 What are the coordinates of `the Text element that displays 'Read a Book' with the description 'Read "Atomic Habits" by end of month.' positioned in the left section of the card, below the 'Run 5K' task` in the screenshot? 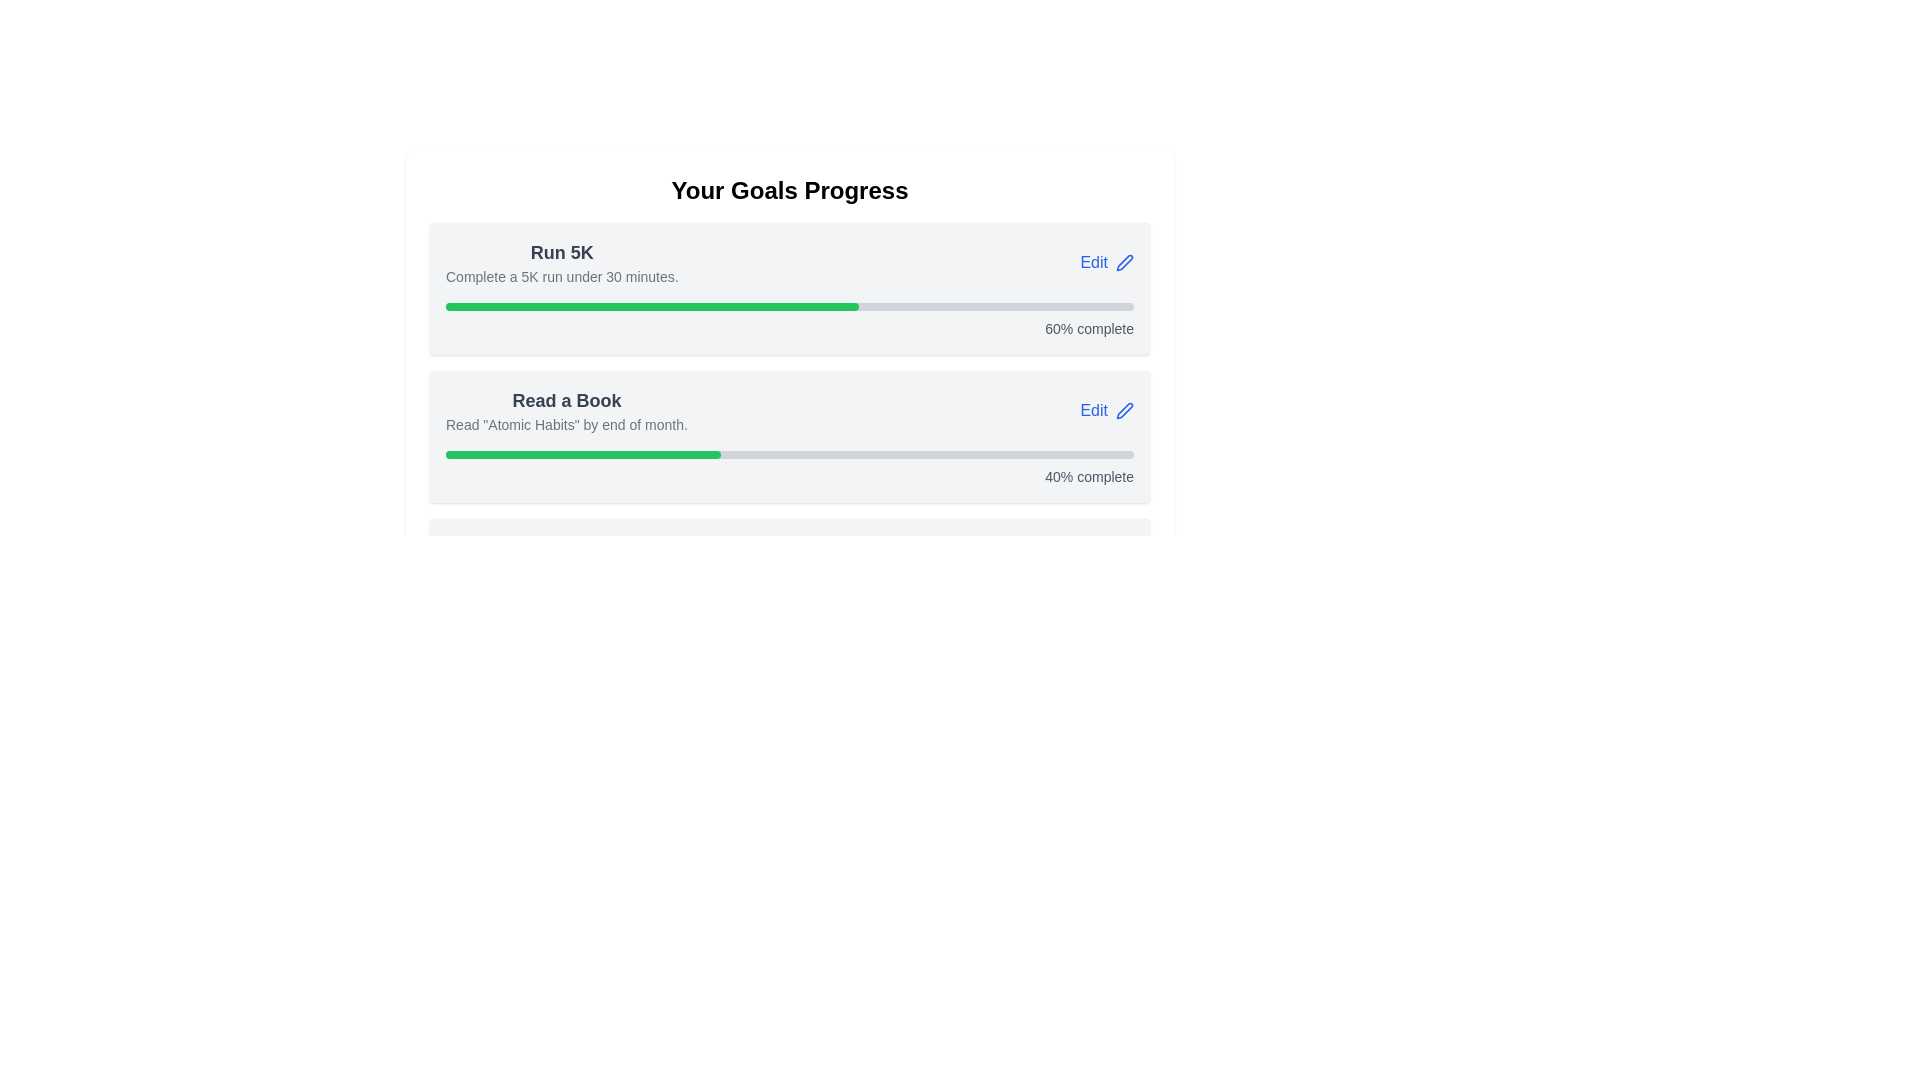 It's located at (565, 410).